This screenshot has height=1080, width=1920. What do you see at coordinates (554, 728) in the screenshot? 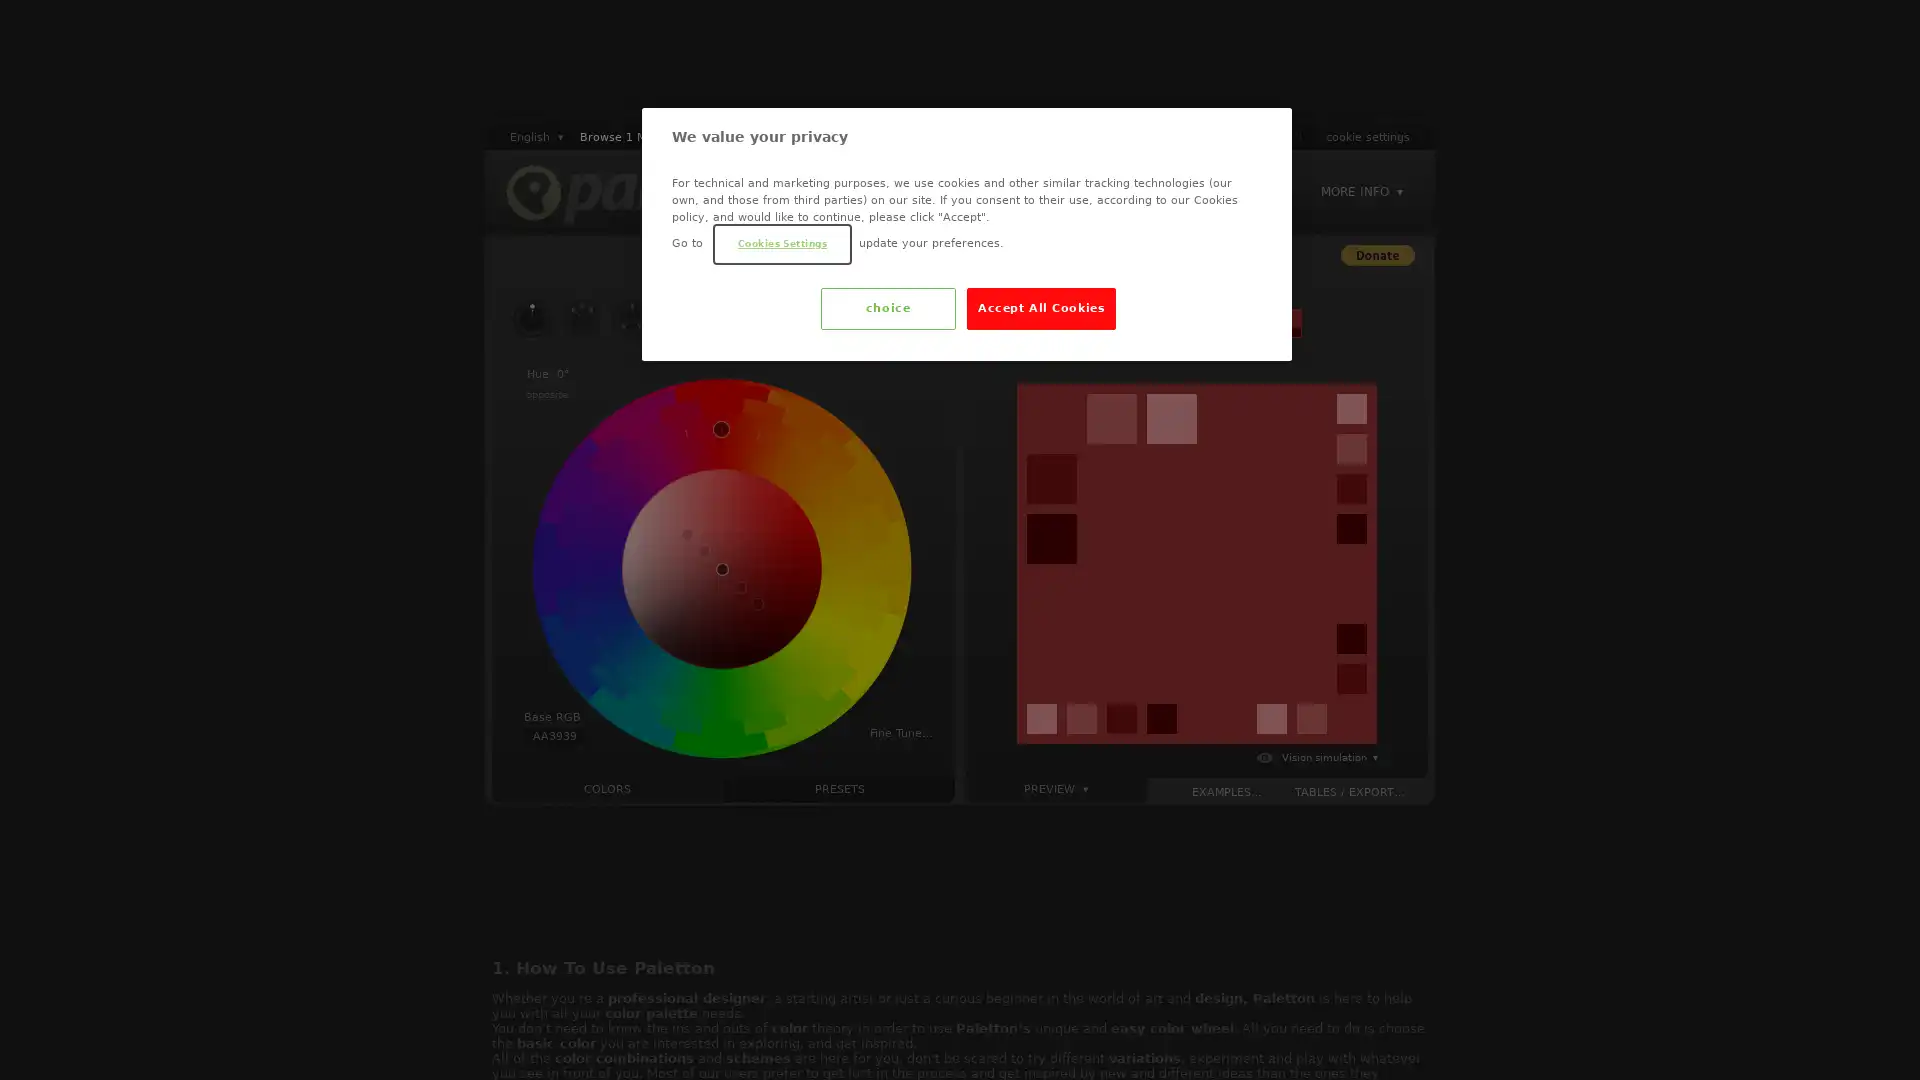
I see `Base RGB: AA3939` at bounding box center [554, 728].